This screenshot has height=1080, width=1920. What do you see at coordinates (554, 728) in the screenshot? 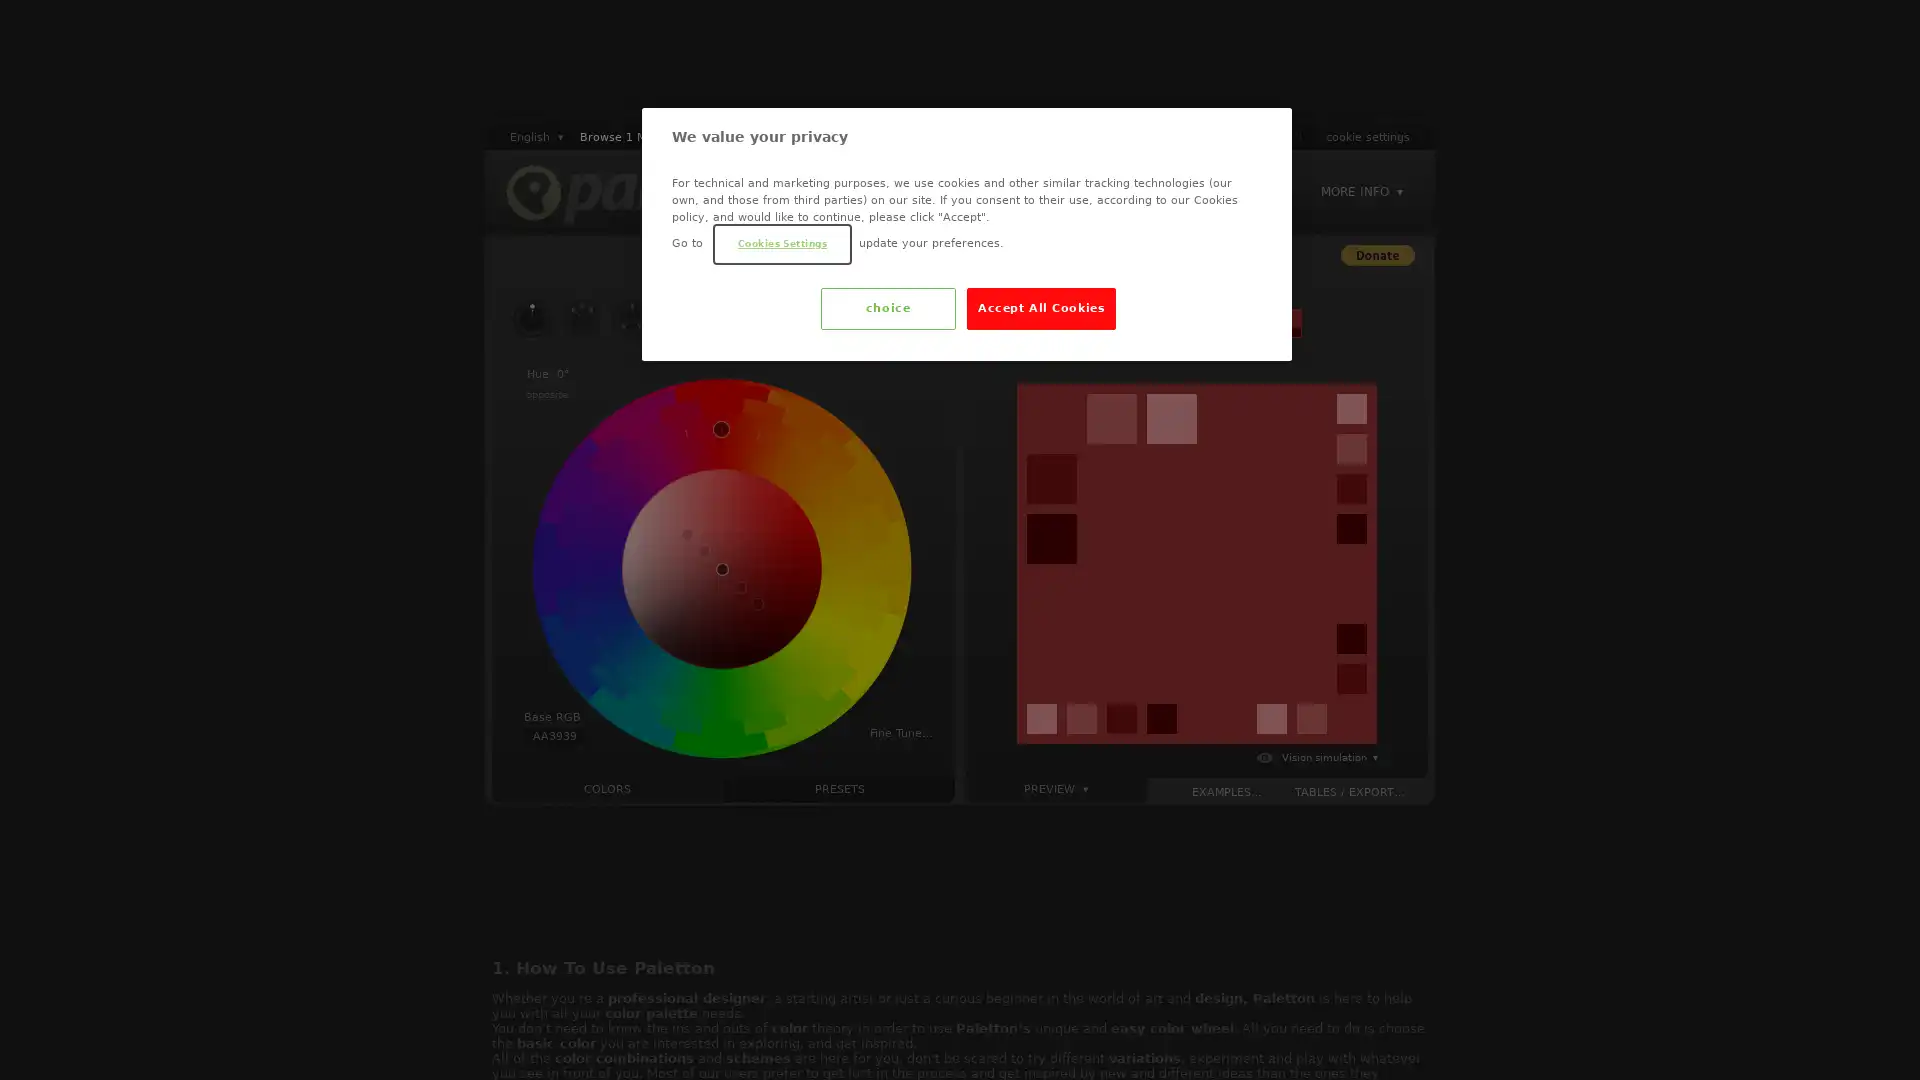
I see `Base RGB: AA3939` at bounding box center [554, 728].